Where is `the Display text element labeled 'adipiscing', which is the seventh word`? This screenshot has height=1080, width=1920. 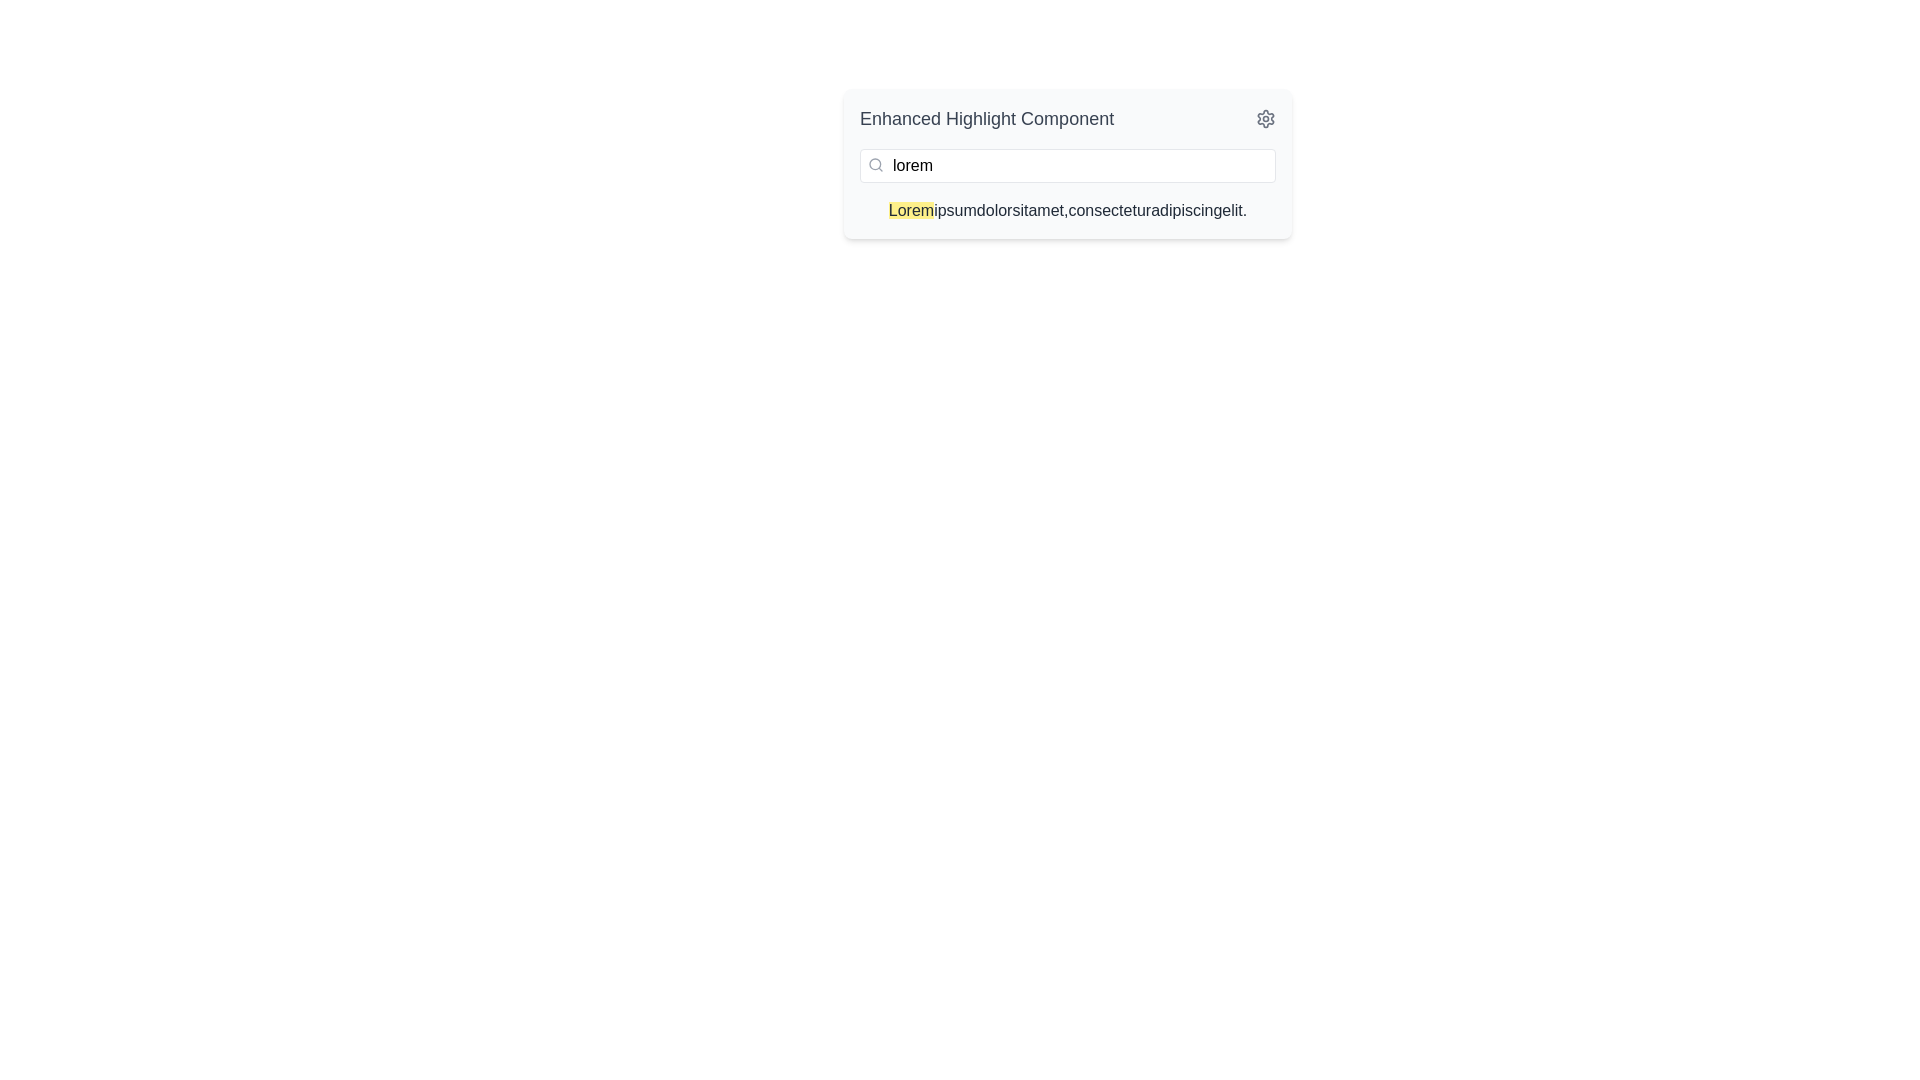 the Display text element labeled 'adipiscing', which is the seventh word is located at coordinates (1186, 210).